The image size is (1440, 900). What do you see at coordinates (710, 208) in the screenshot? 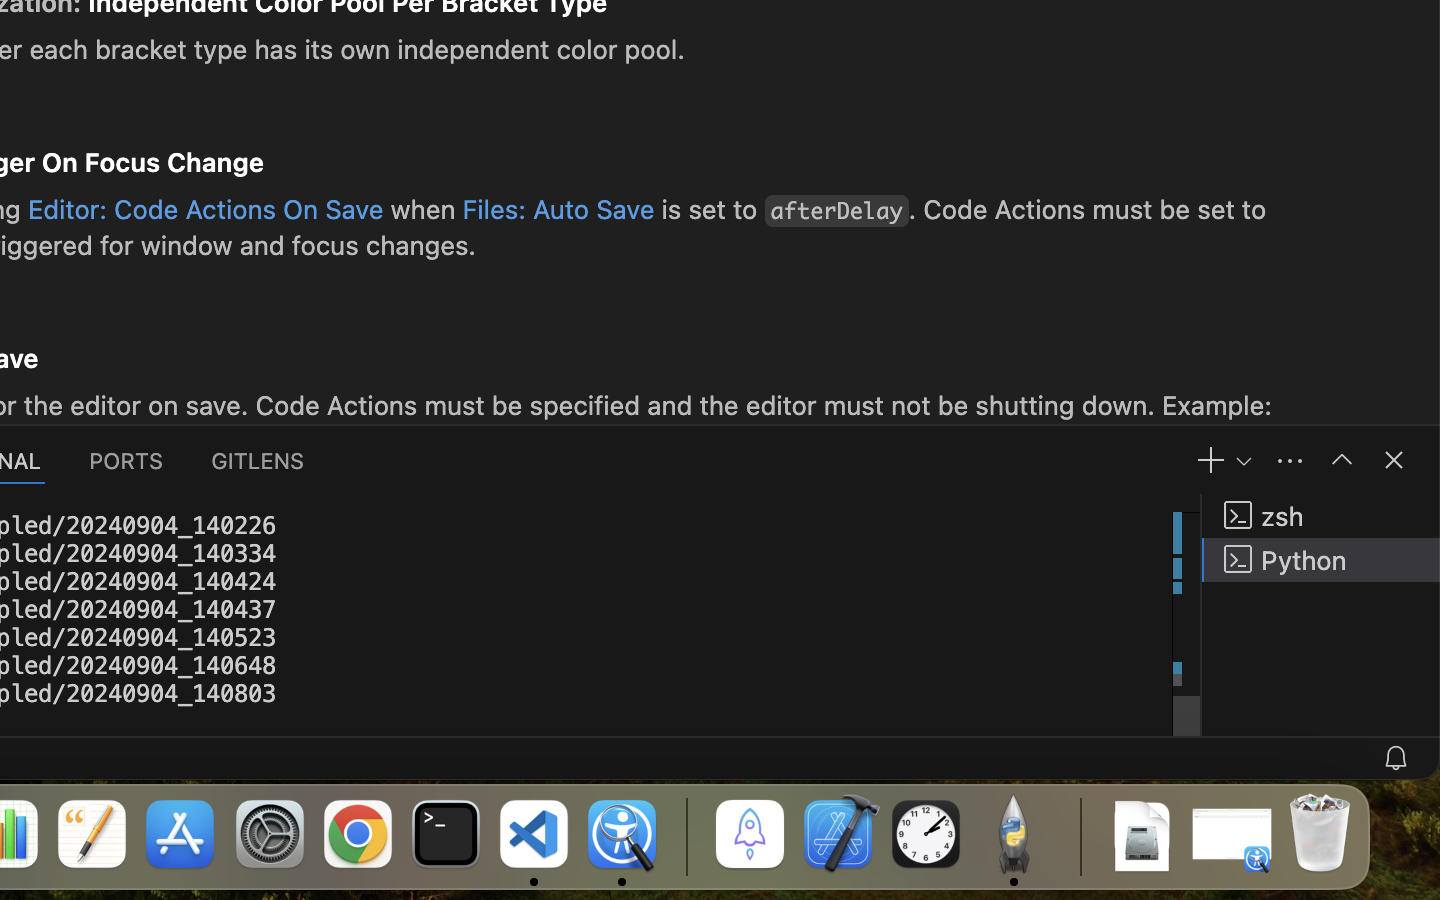
I see `'is set to'` at bounding box center [710, 208].